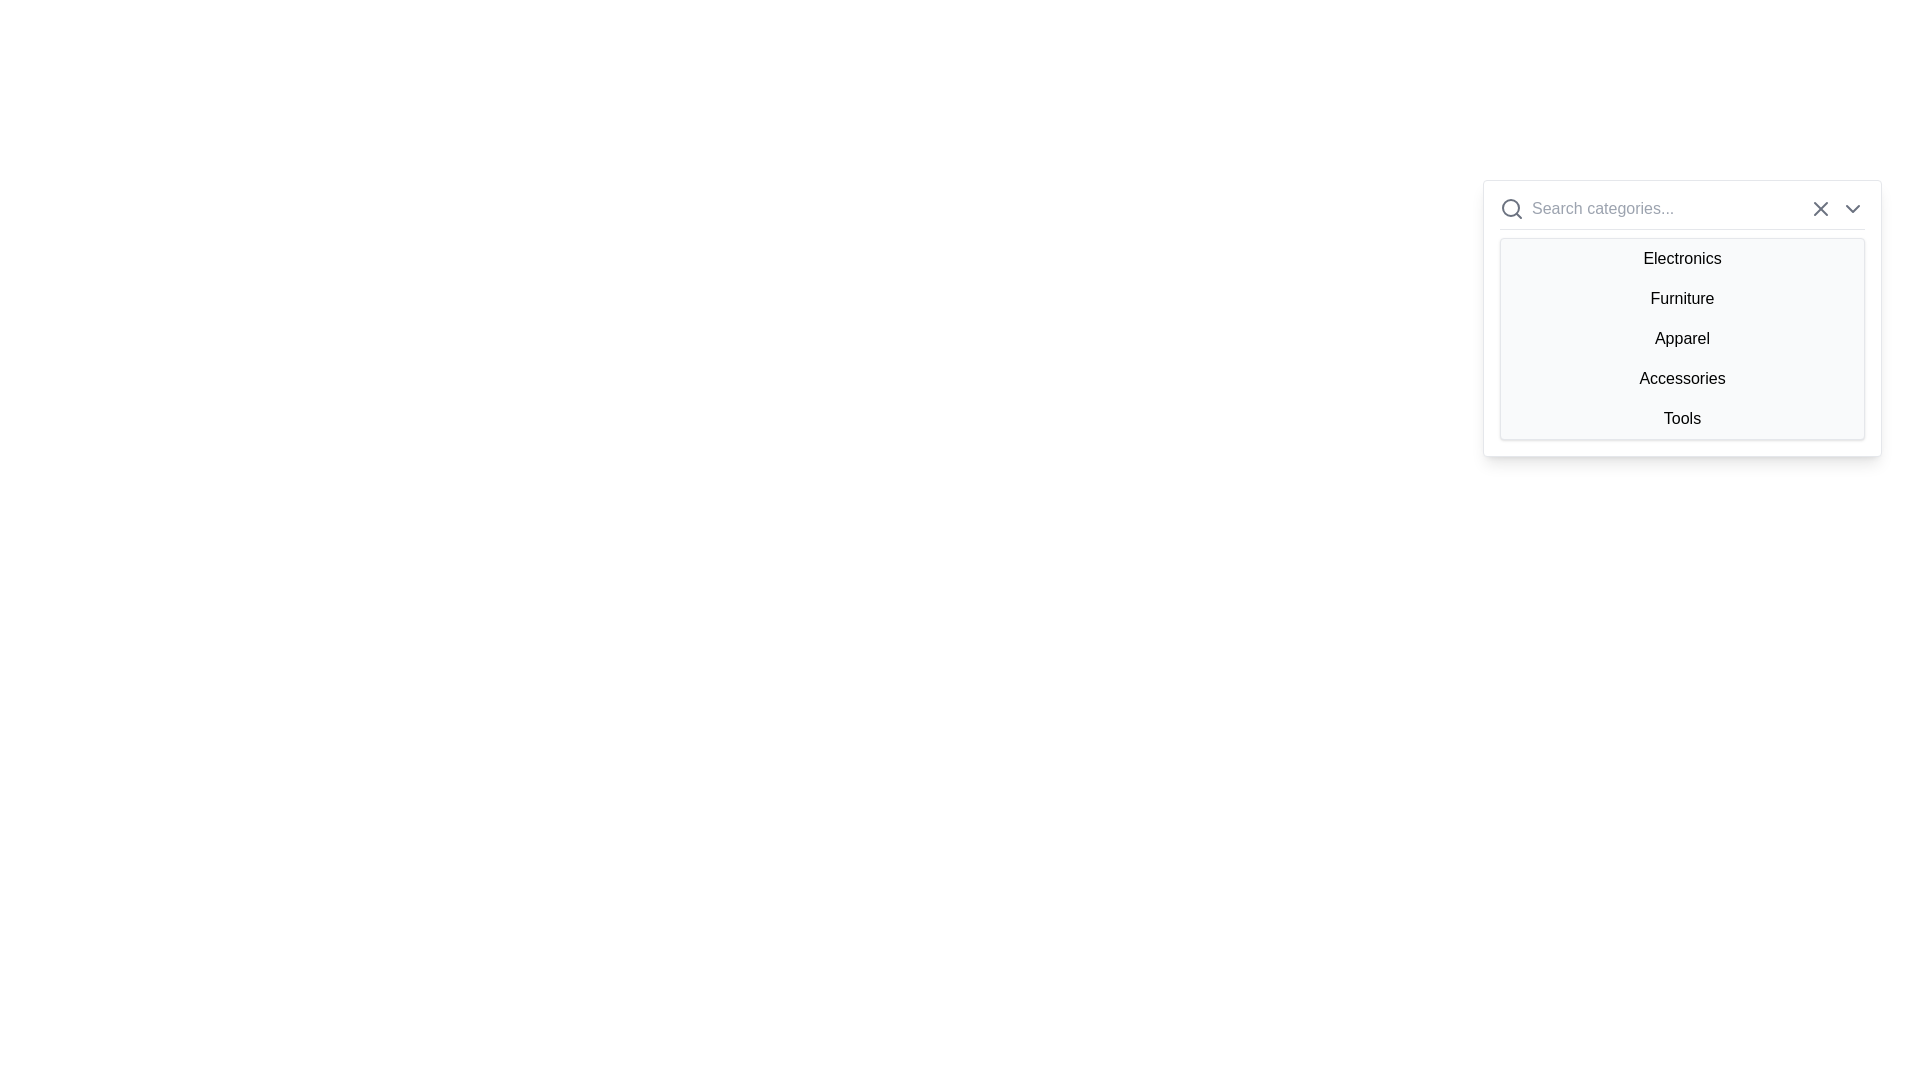 Image resolution: width=1920 pixels, height=1080 pixels. What do you see at coordinates (1681, 257) in the screenshot?
I see `the 'Electronics' menu item in the dropdown list` at bounding box center [1681, 257].